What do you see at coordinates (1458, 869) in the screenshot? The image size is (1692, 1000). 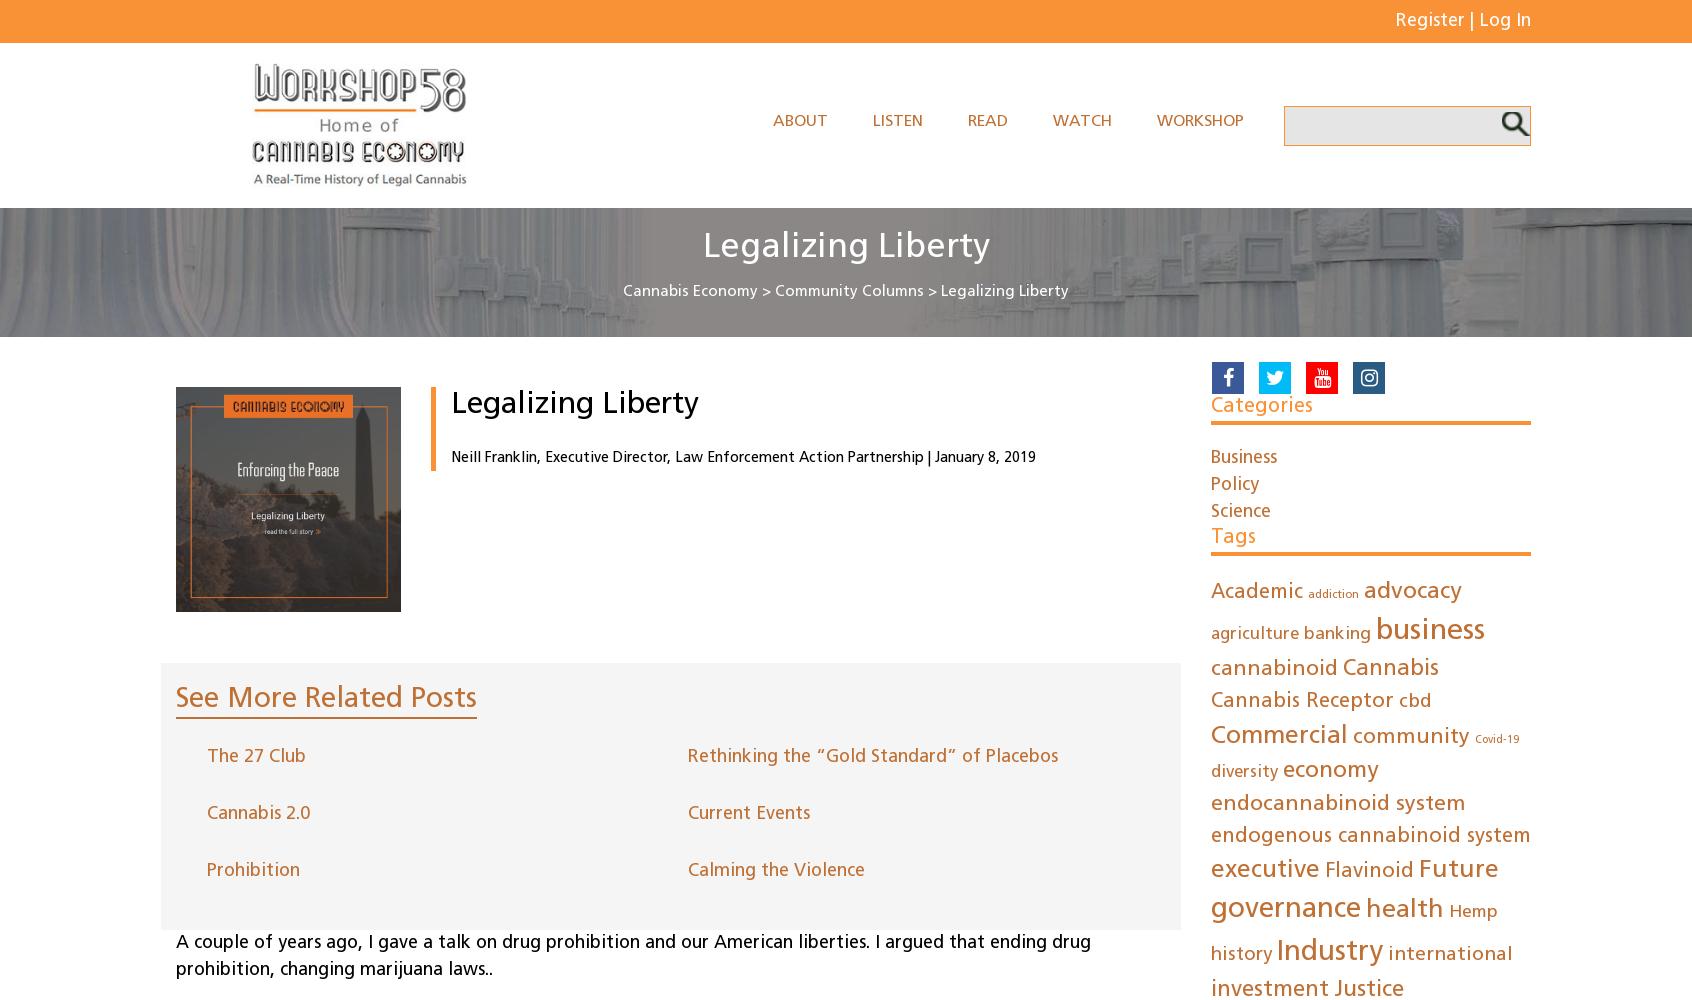 I see `'Future'` at bounding box center [1458, 869].